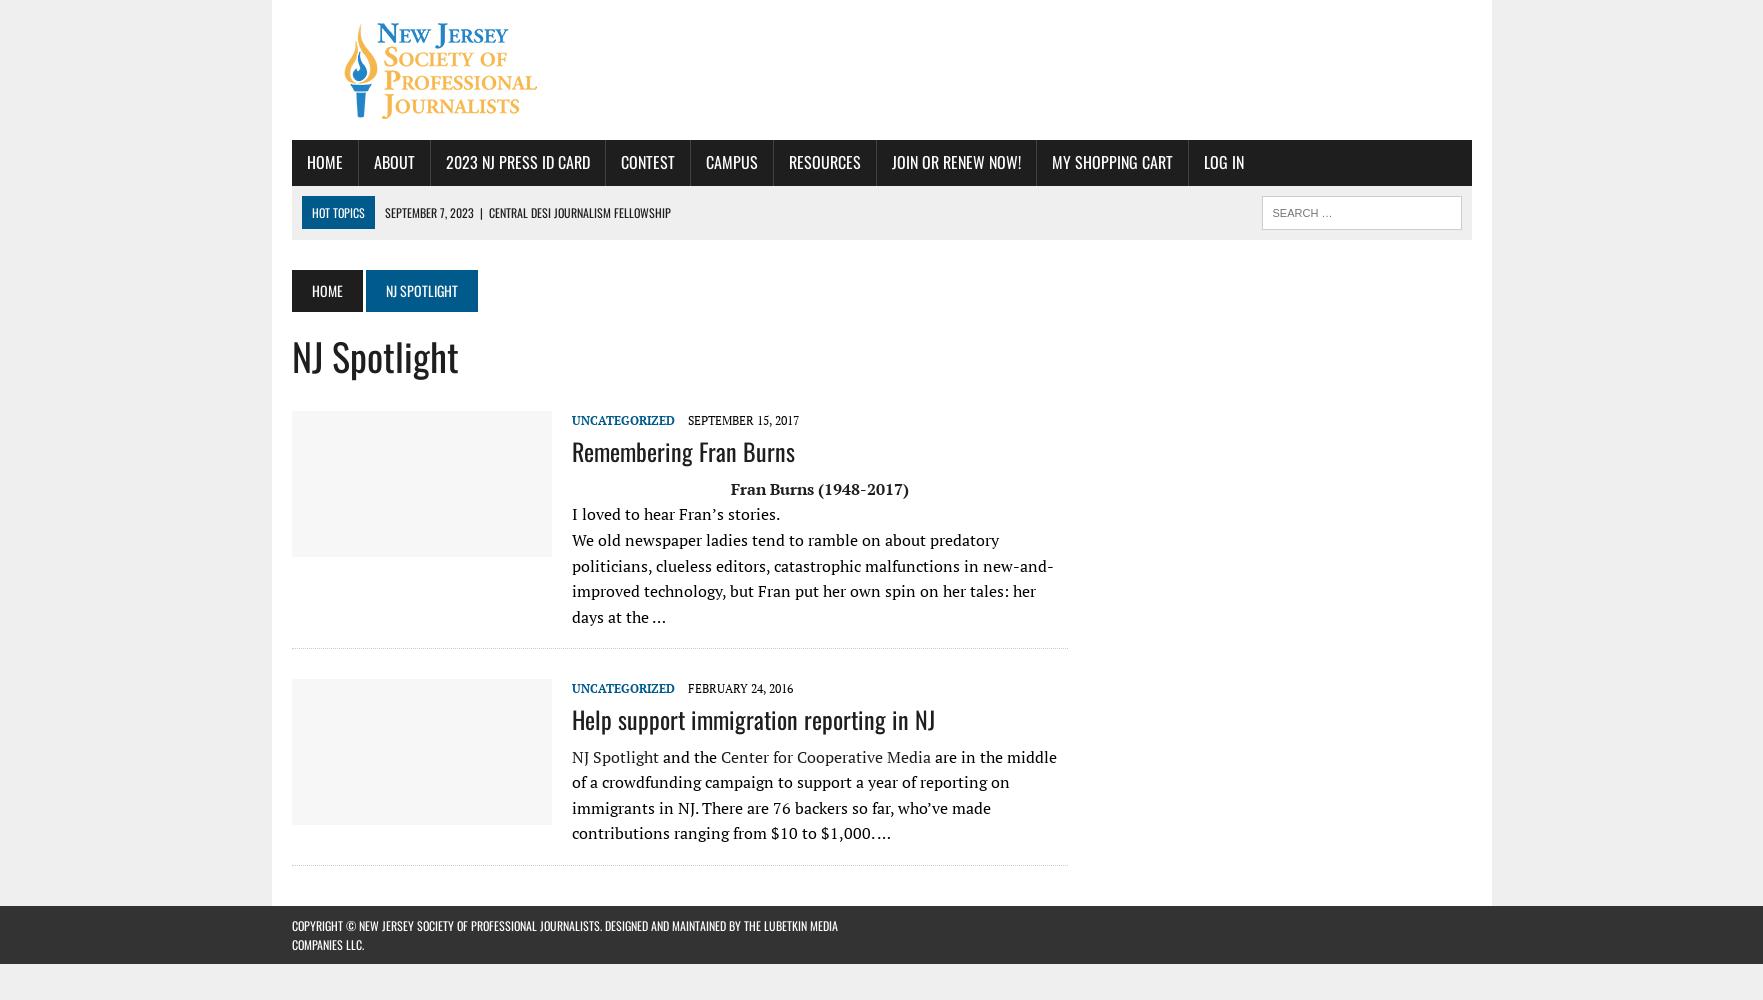 The image size is (1763, 1000). I want to click on 'and the', so click(688, 756).